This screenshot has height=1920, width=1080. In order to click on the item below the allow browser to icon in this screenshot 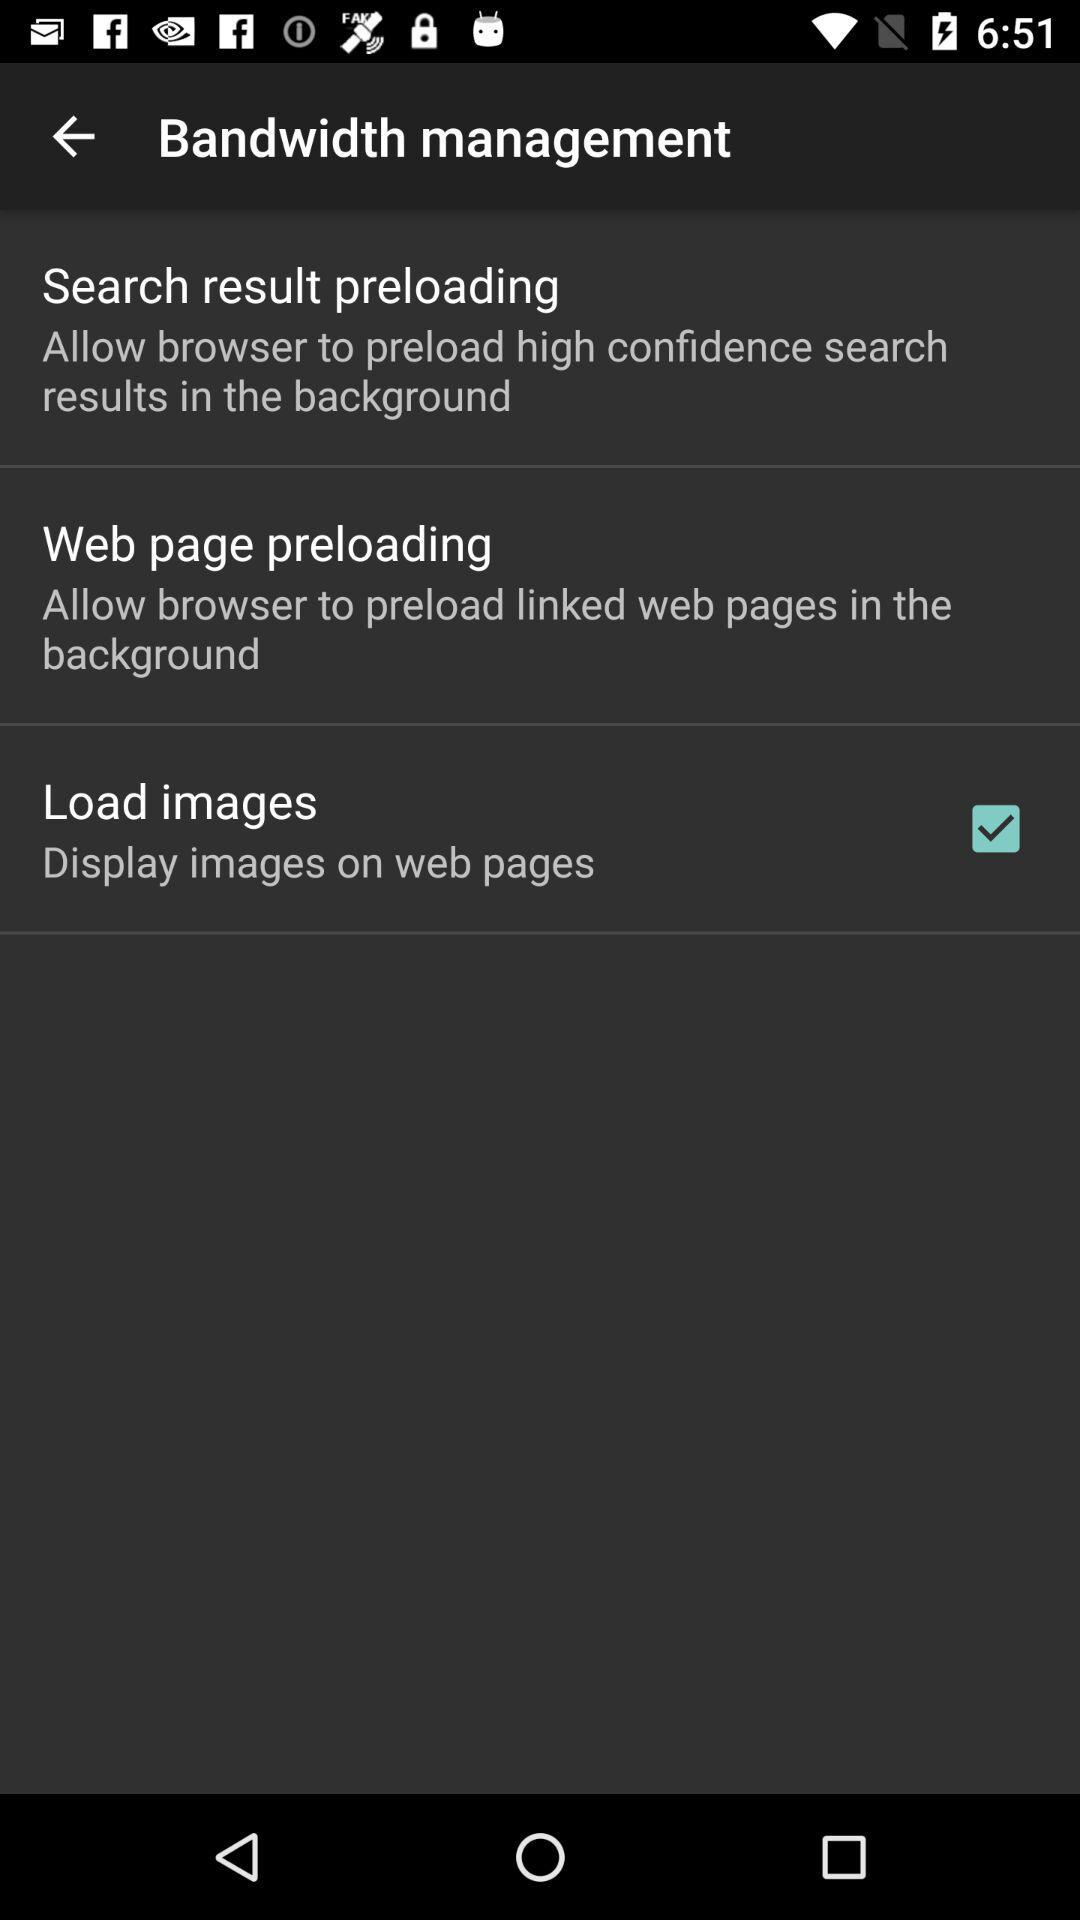, I will do `click(180, 800)`.